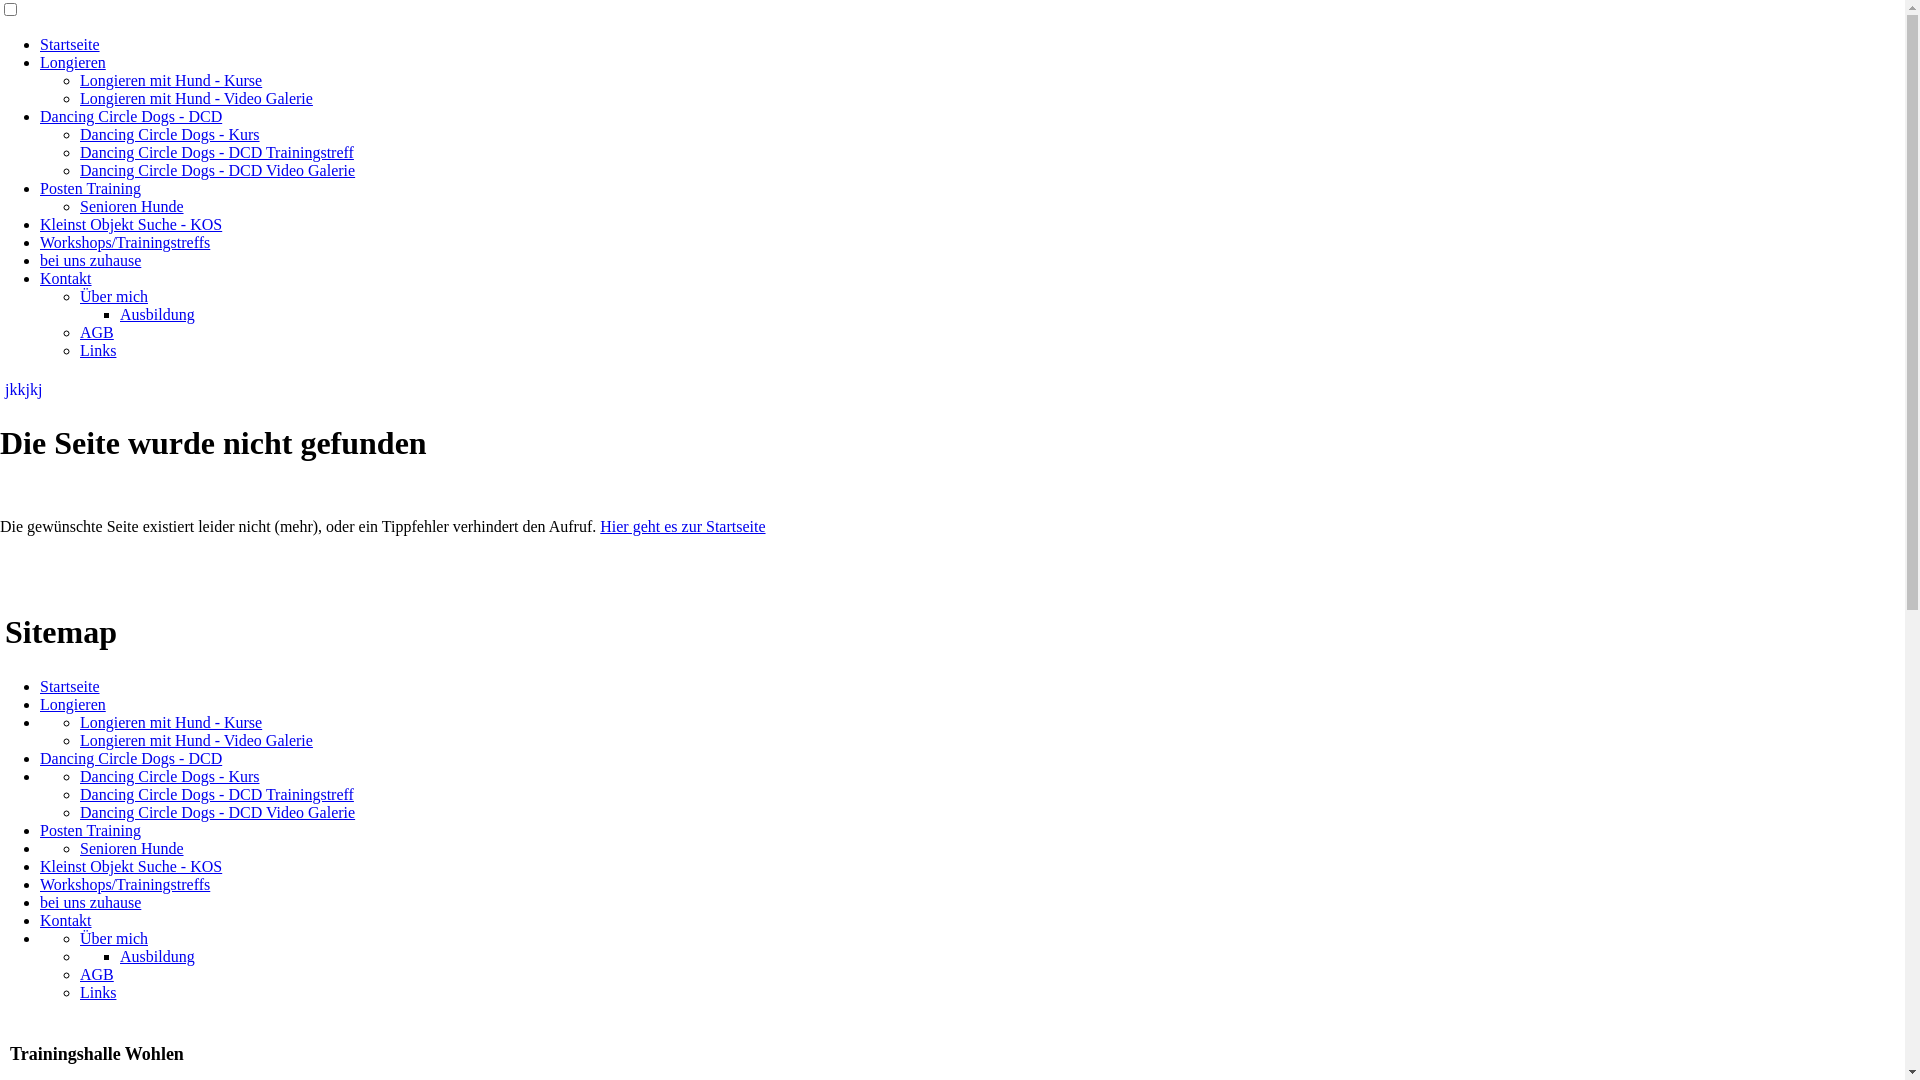 This screenshot has width=1920, height=1080. Describe the element at coordinates (39, 259) in the screenshot. I see `'bei uns zuhause'` at that location.